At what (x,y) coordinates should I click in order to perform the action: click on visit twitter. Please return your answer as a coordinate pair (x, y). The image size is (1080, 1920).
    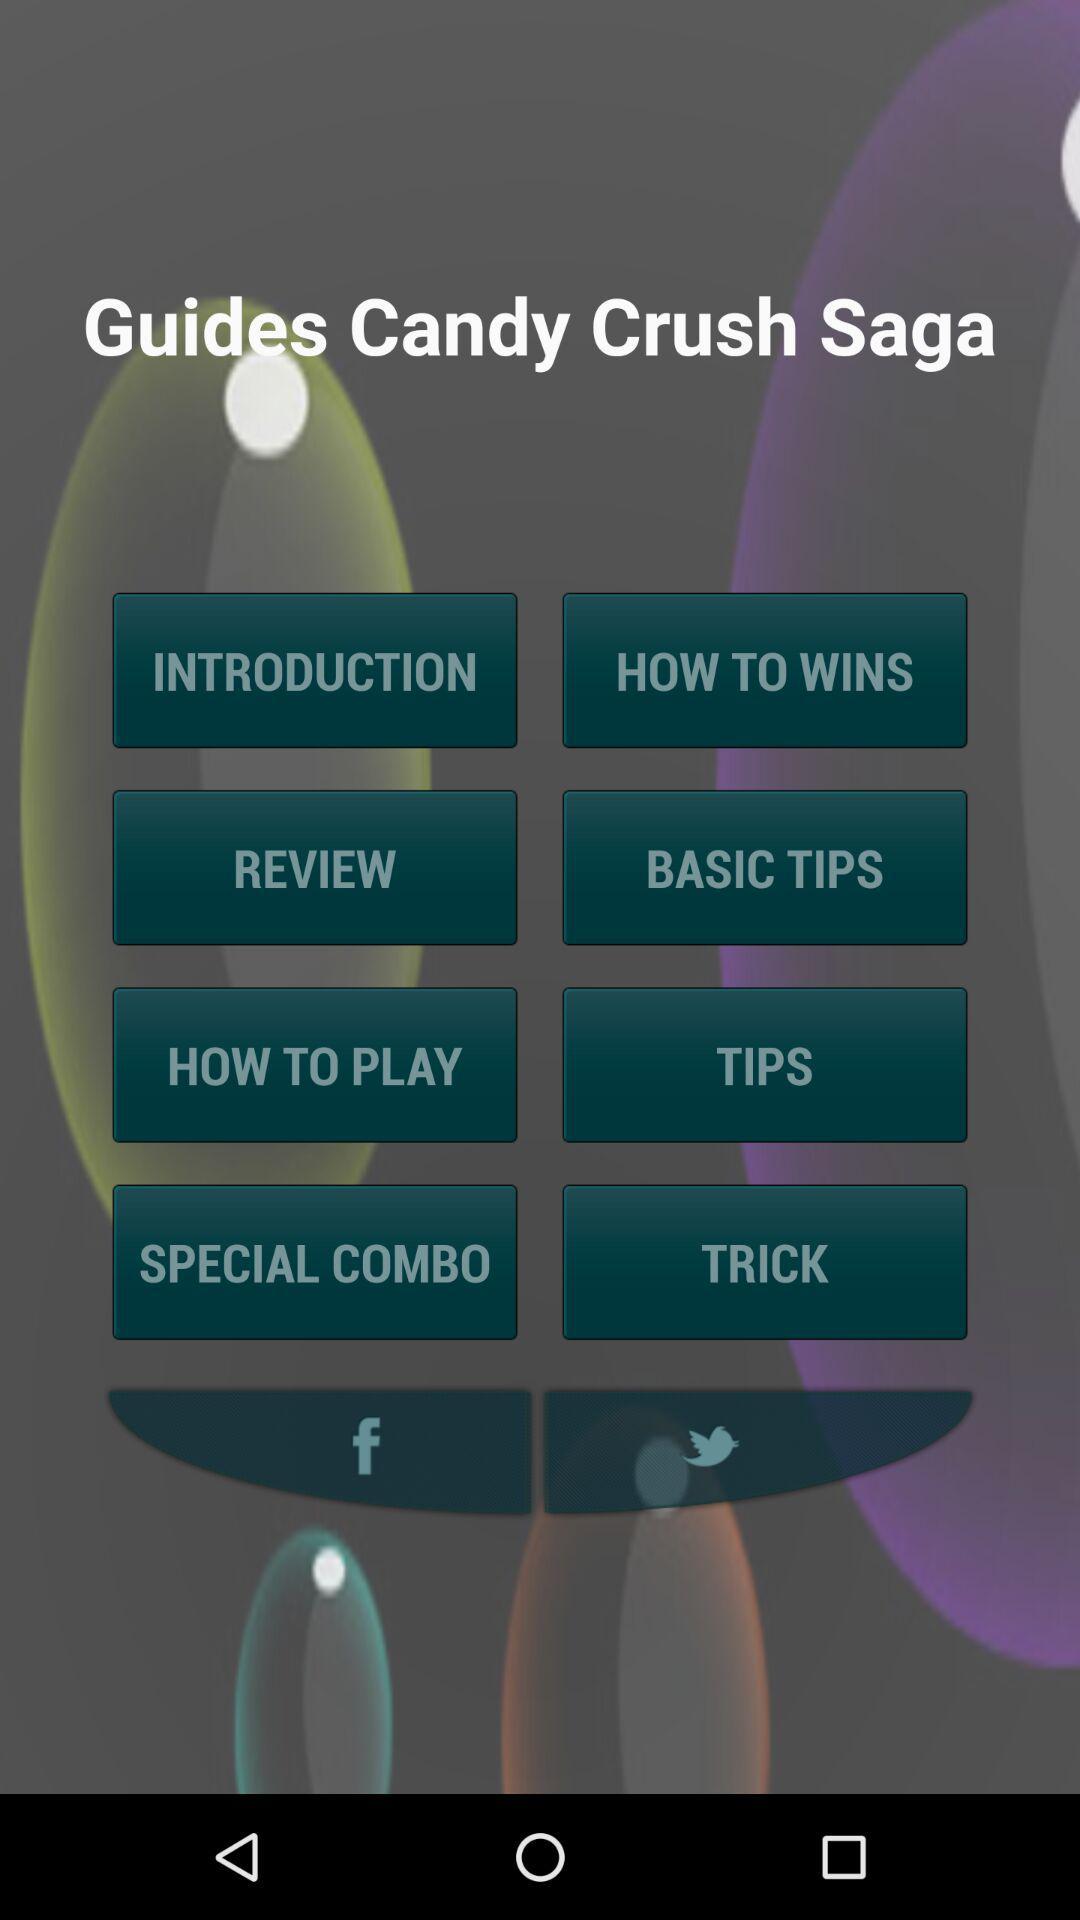
    Looking at the image, I should click on (761, 1452).